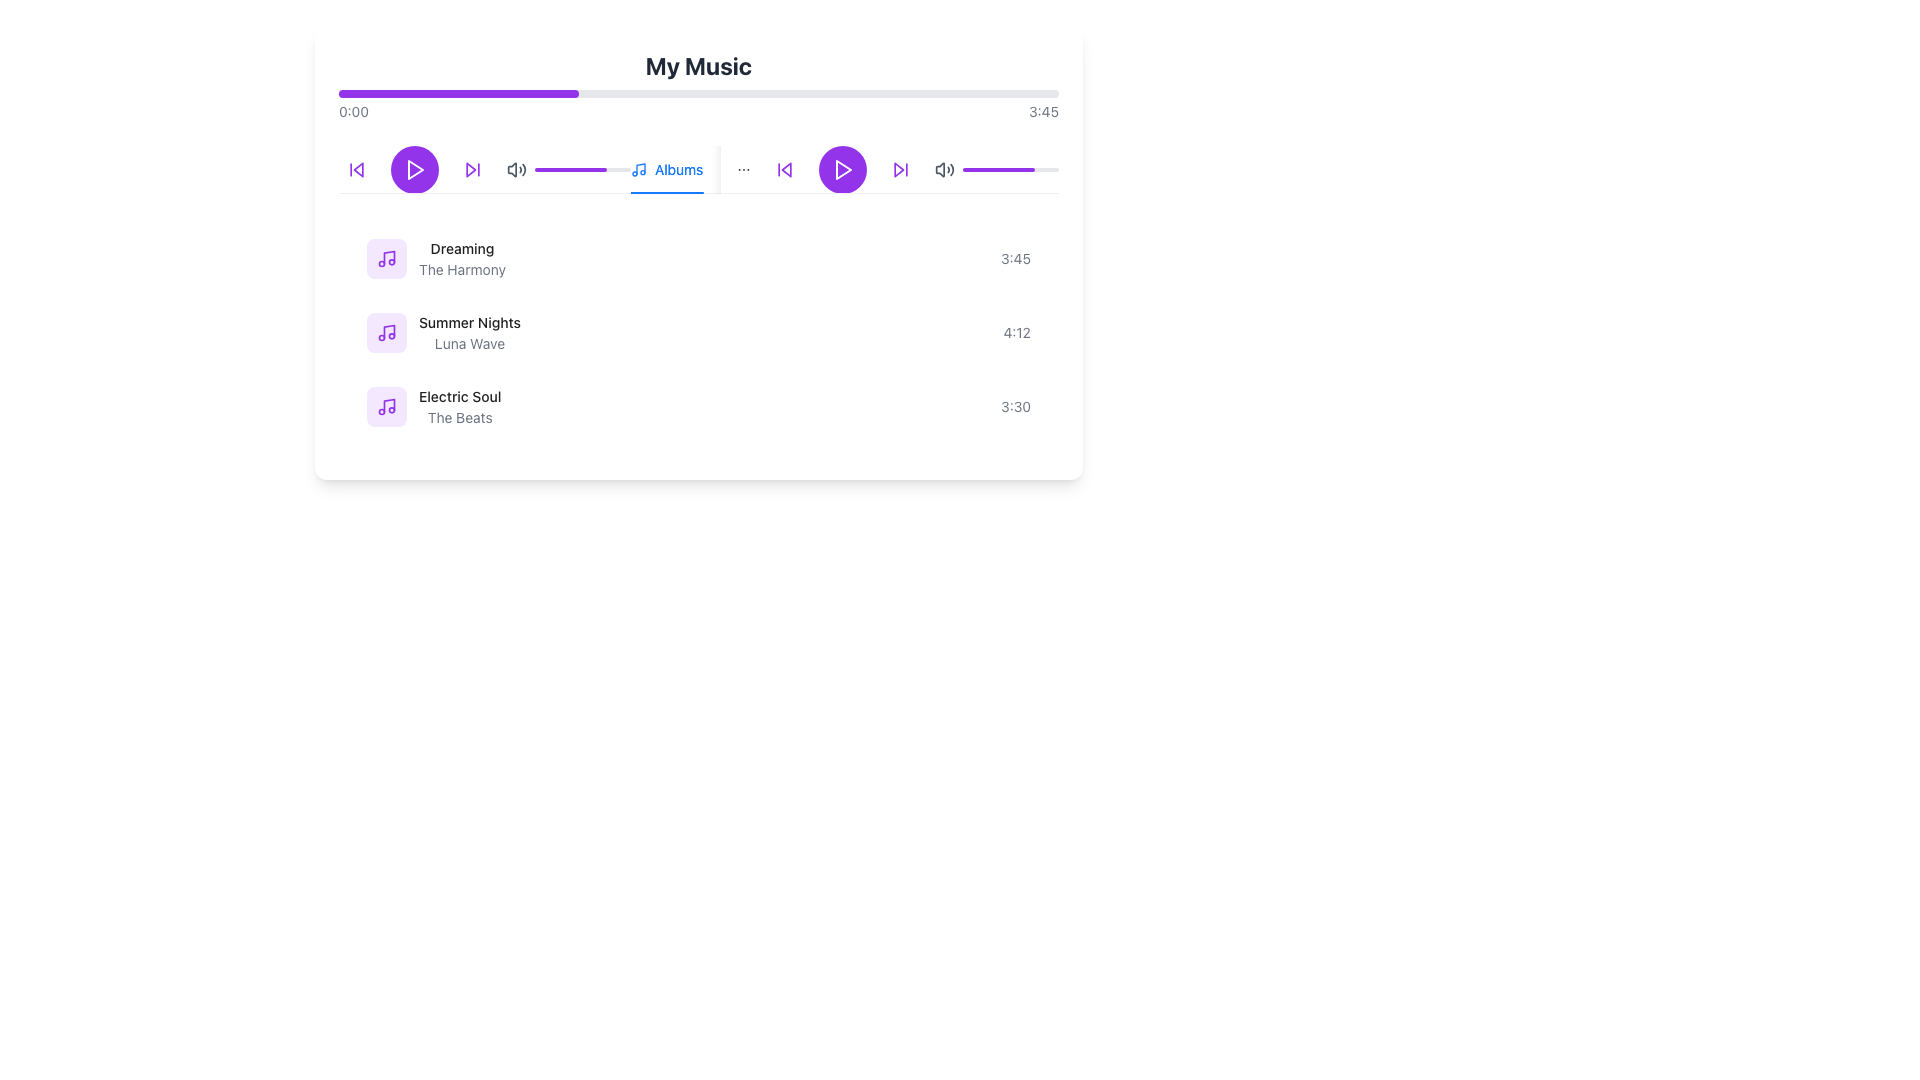 The height and width of the screenshot is (1080, 1920). Describe the element at coordinates (676, 168) in the screenshot. I see `the 'Albums' tab header in the navigation bar` at that location.